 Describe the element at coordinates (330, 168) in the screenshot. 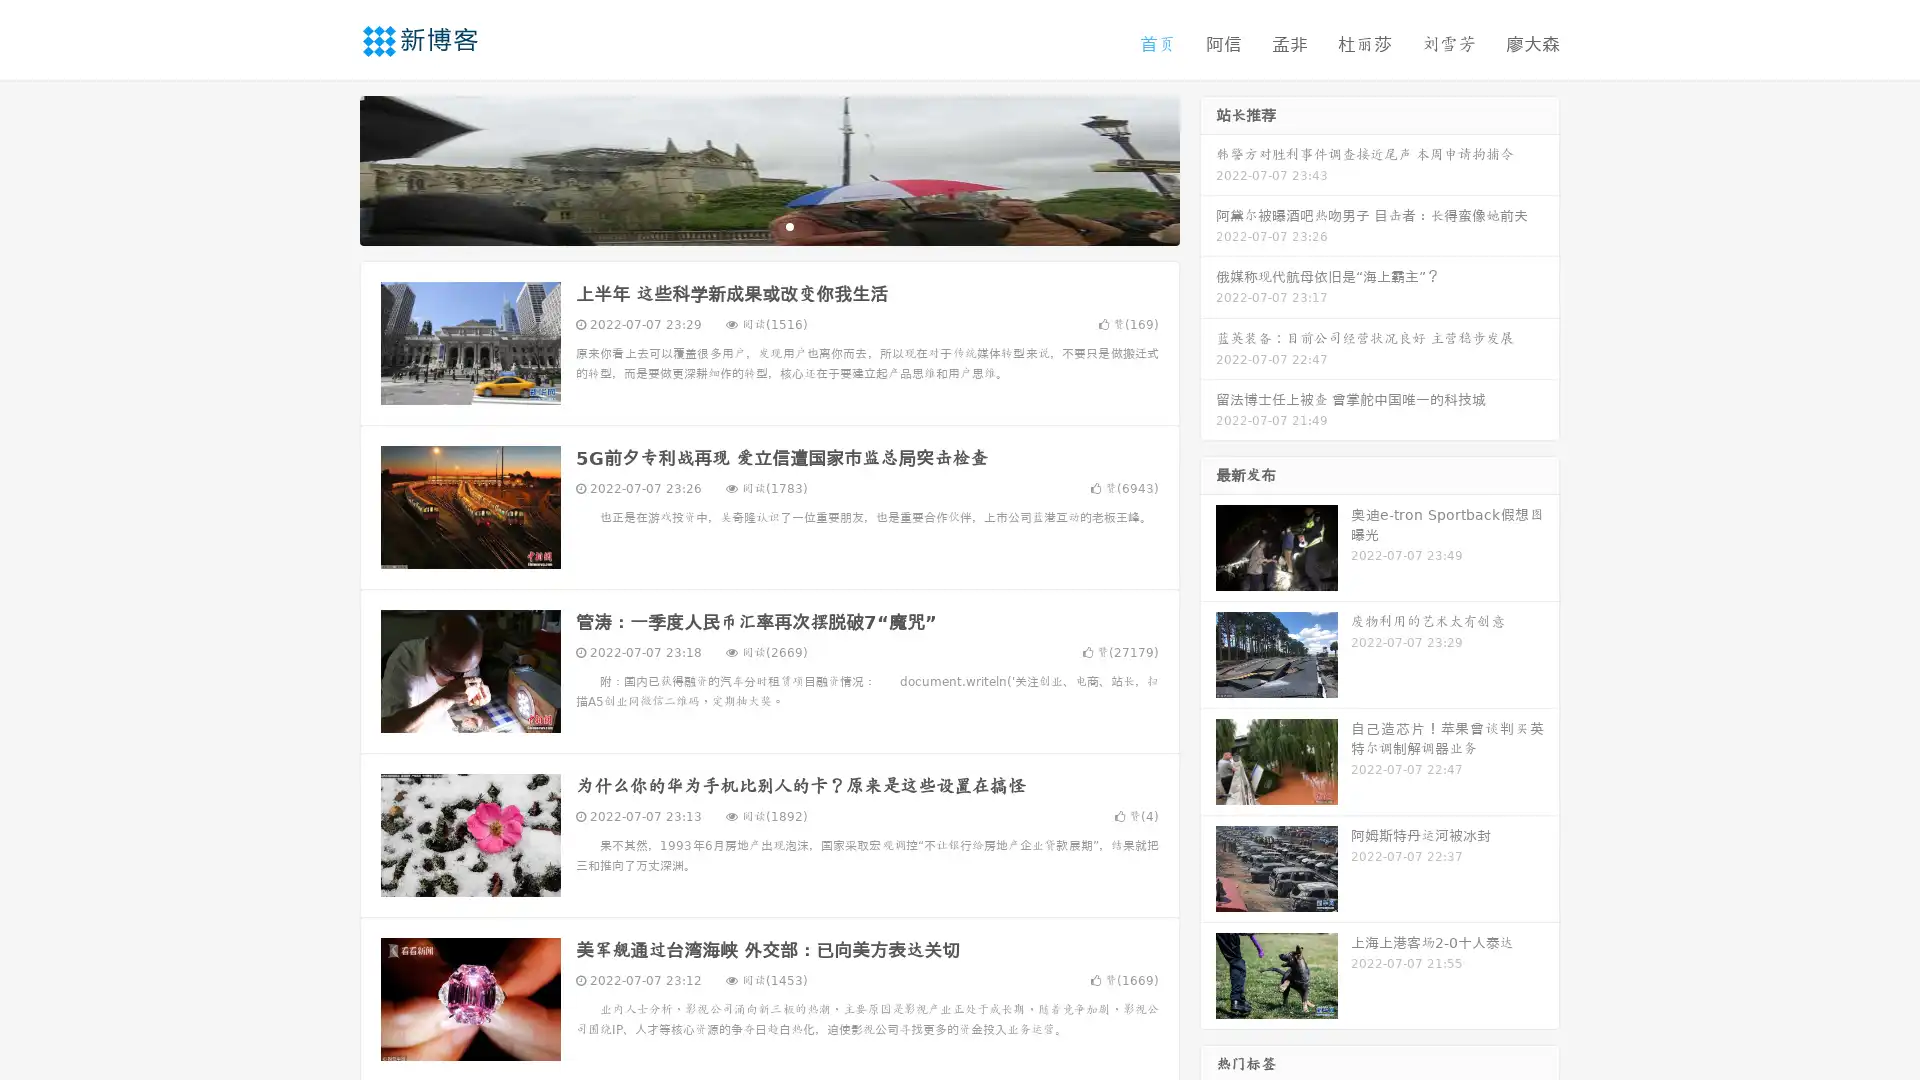

I see `Previous slide` at that location.